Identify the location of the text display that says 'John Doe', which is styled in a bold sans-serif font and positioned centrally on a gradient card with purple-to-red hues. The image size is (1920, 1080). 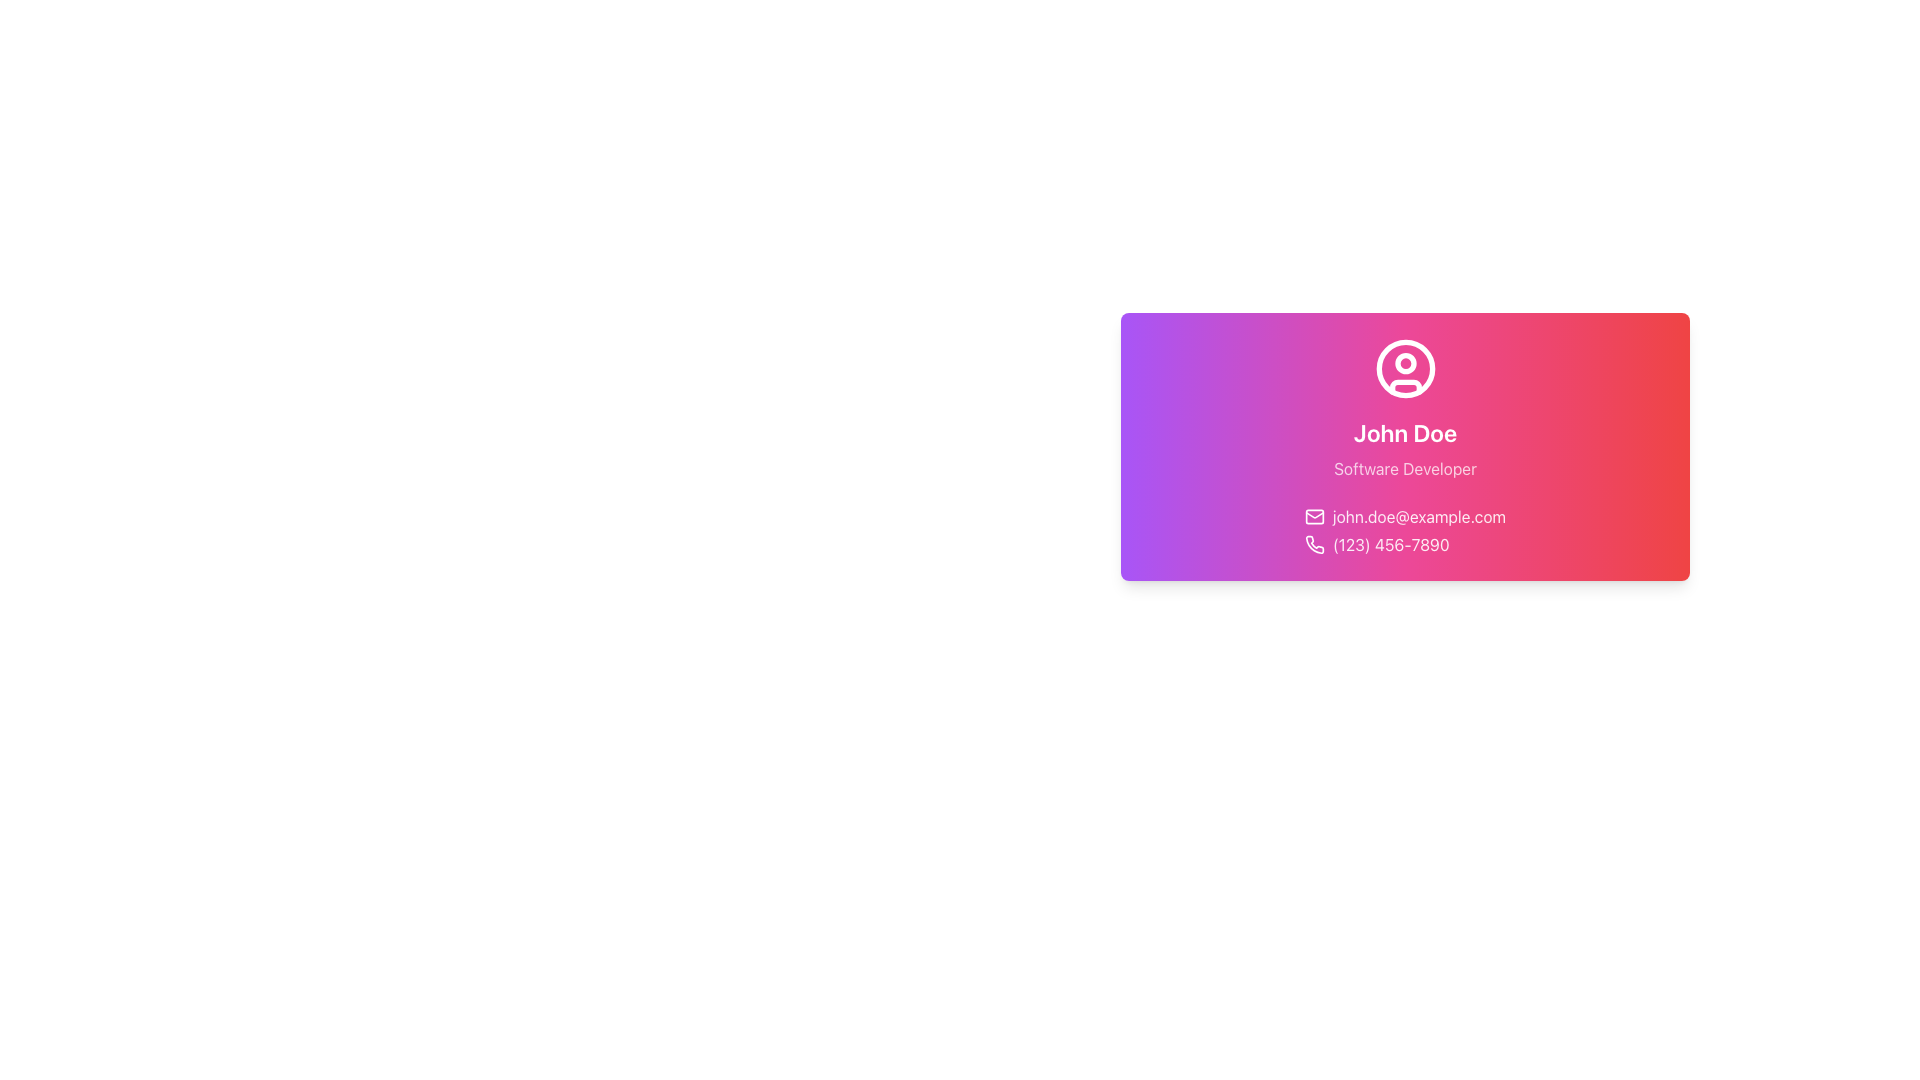
(1404, 431).